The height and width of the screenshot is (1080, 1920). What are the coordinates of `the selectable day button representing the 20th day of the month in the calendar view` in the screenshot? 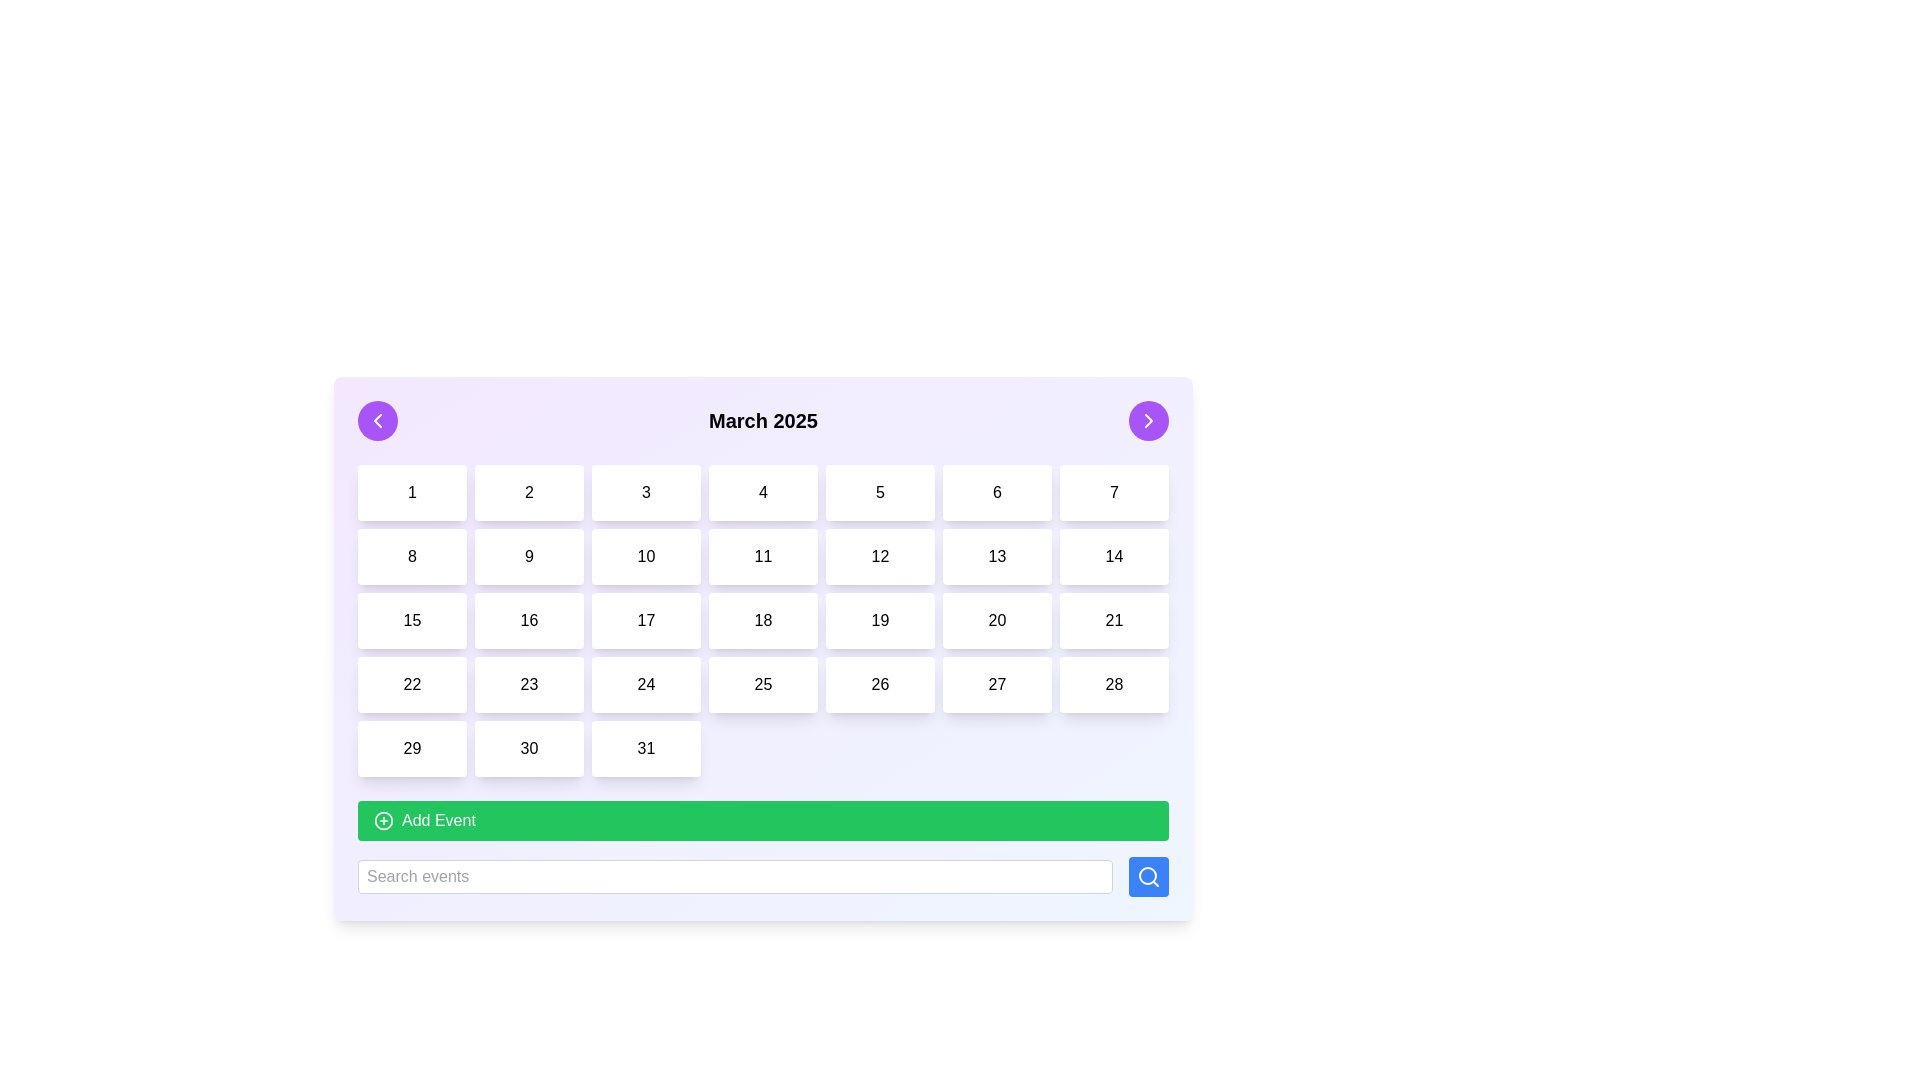 It's located at (997, 620).